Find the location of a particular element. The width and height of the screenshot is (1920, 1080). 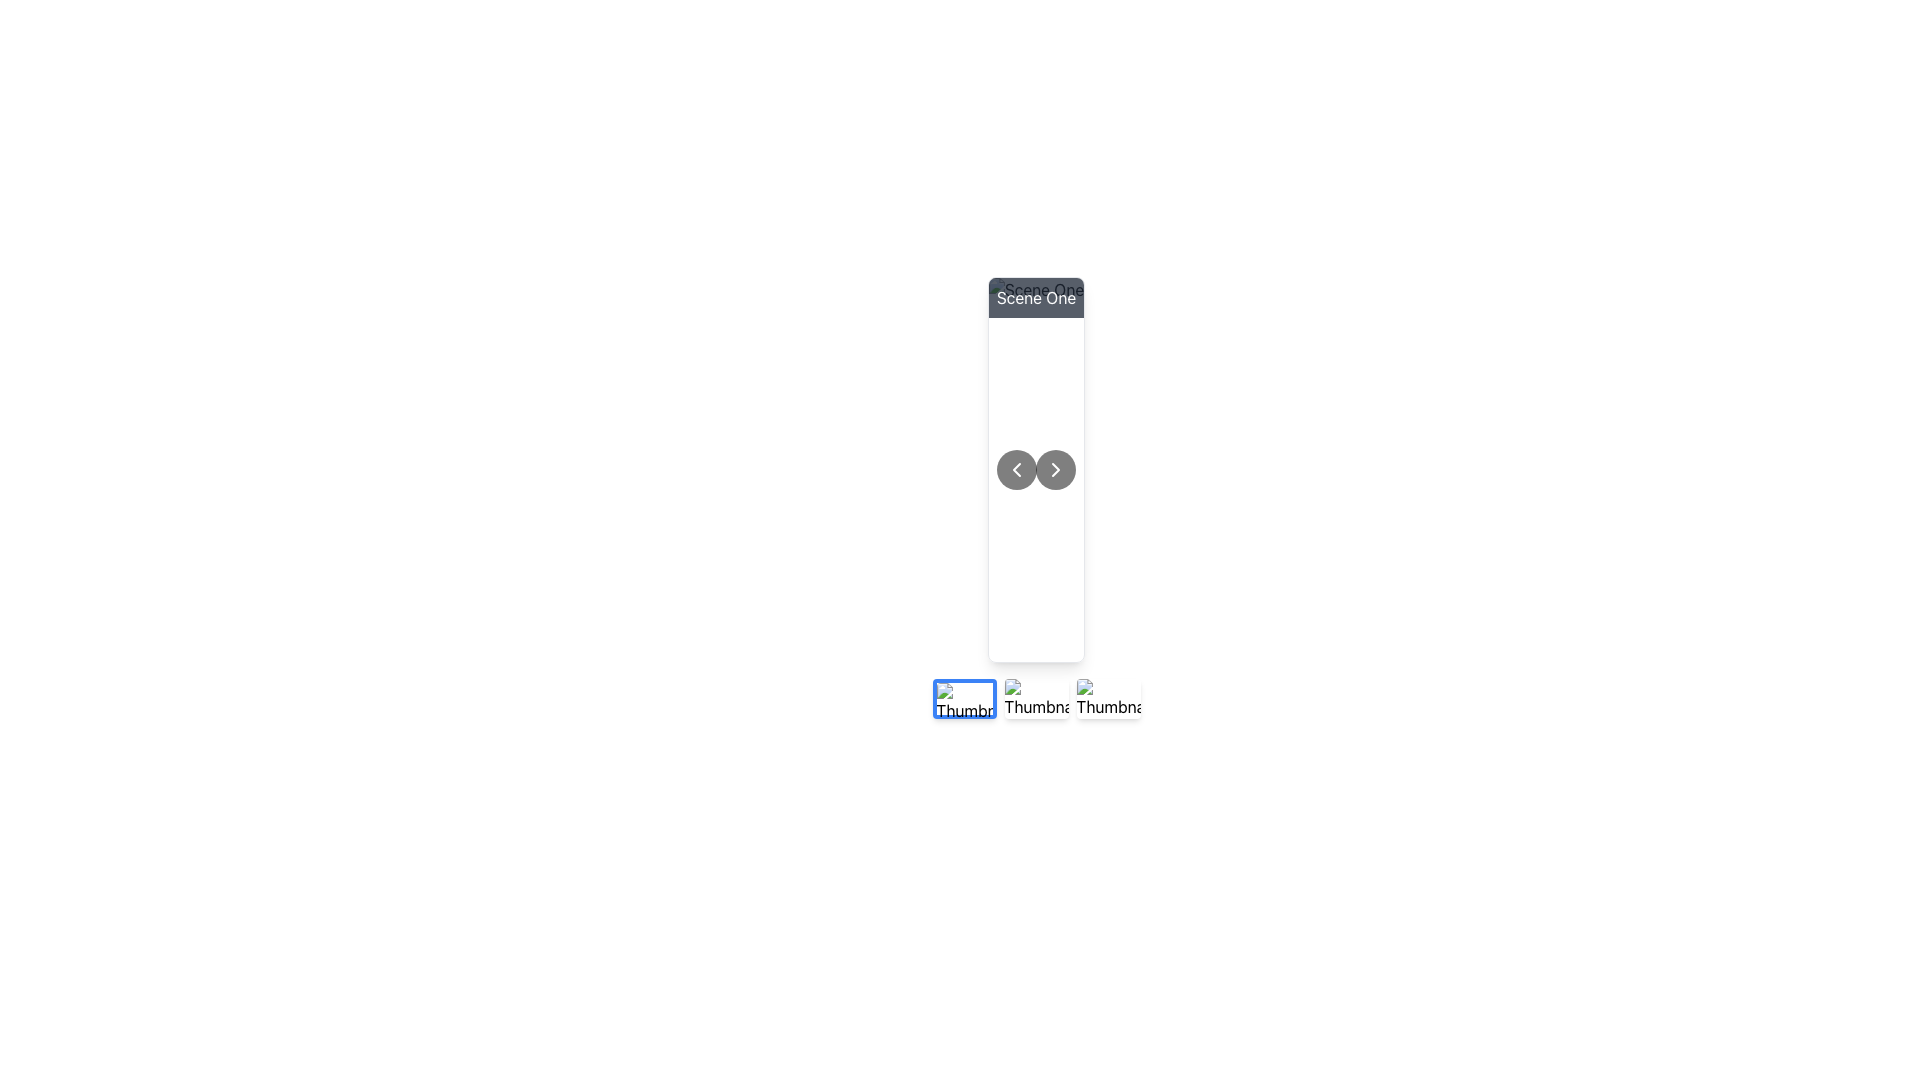

the middle thumbnail of the Interactive Thumbnail row in the 'Scene One' component is located at coordinates (1036, 697).